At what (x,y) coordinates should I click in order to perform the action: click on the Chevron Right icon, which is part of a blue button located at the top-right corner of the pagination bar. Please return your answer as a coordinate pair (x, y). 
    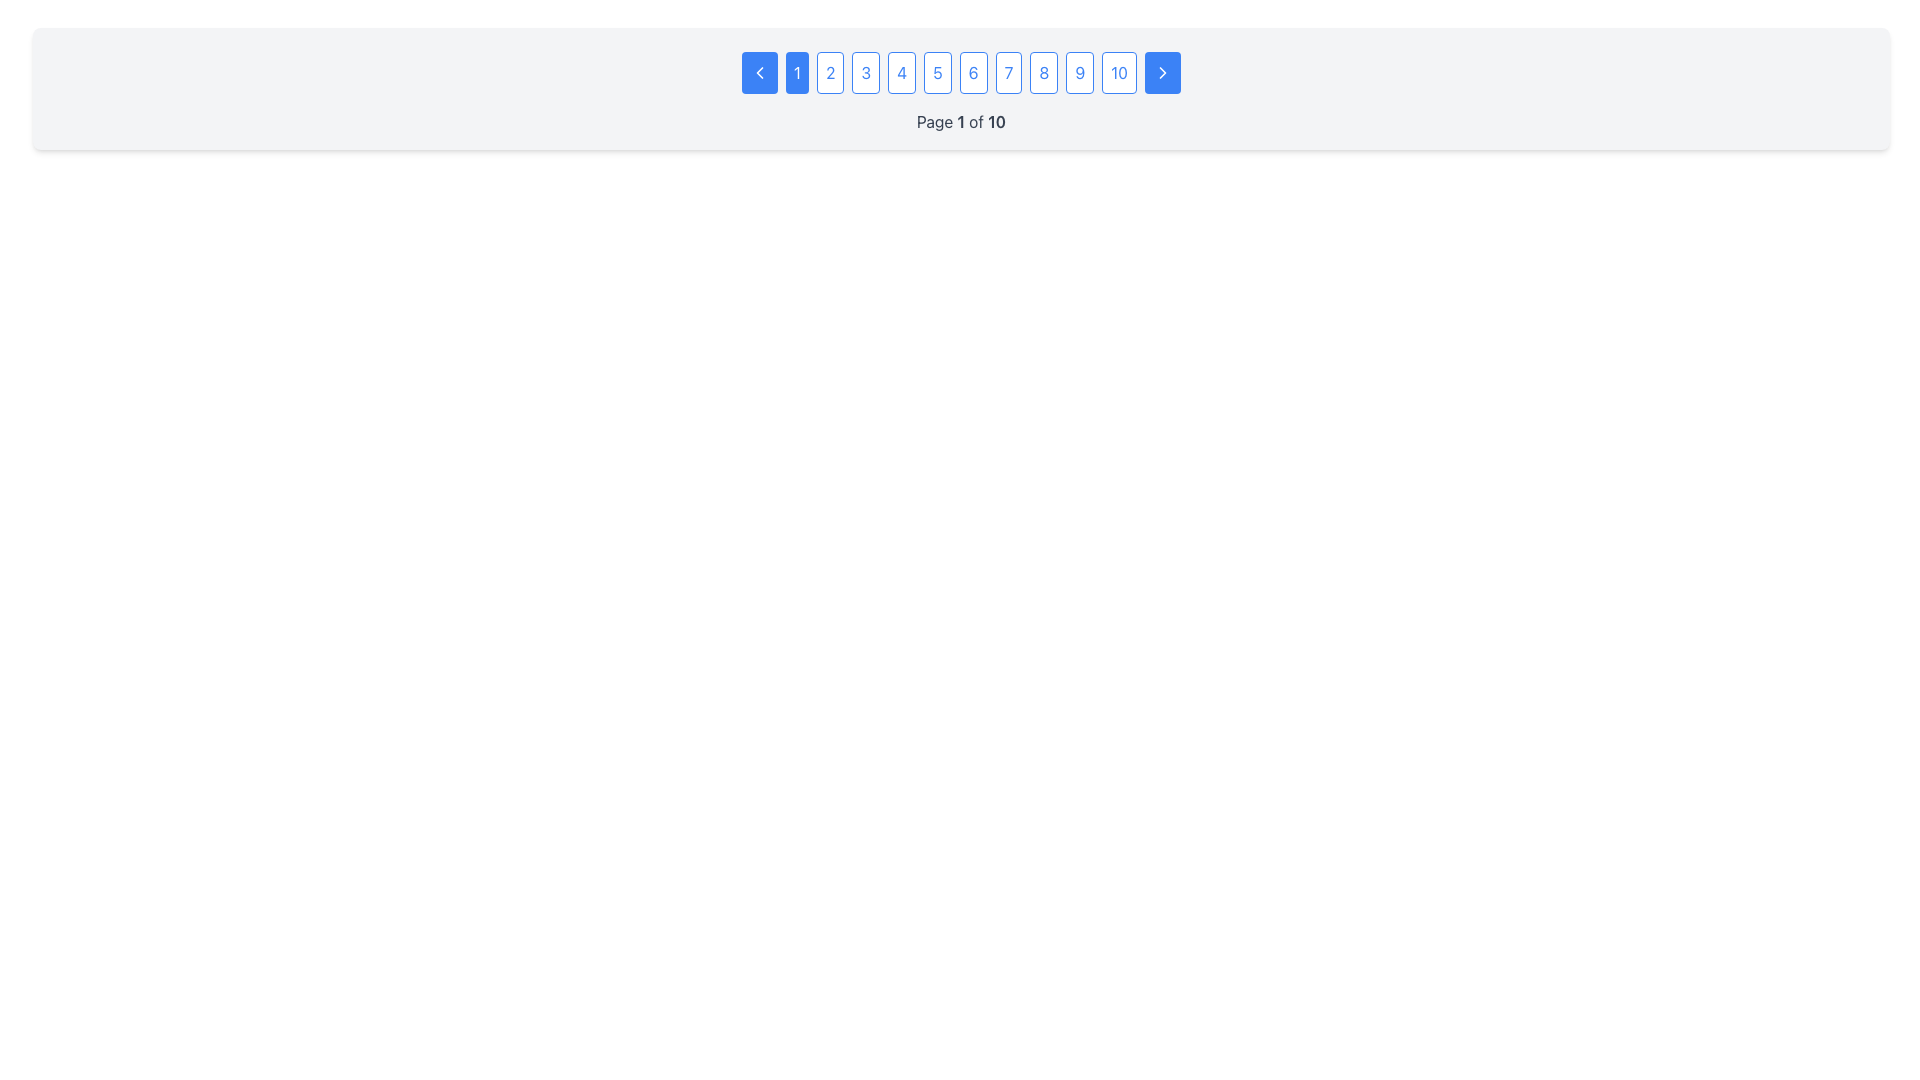
    Looking at the image, I should click on (1162, 72).